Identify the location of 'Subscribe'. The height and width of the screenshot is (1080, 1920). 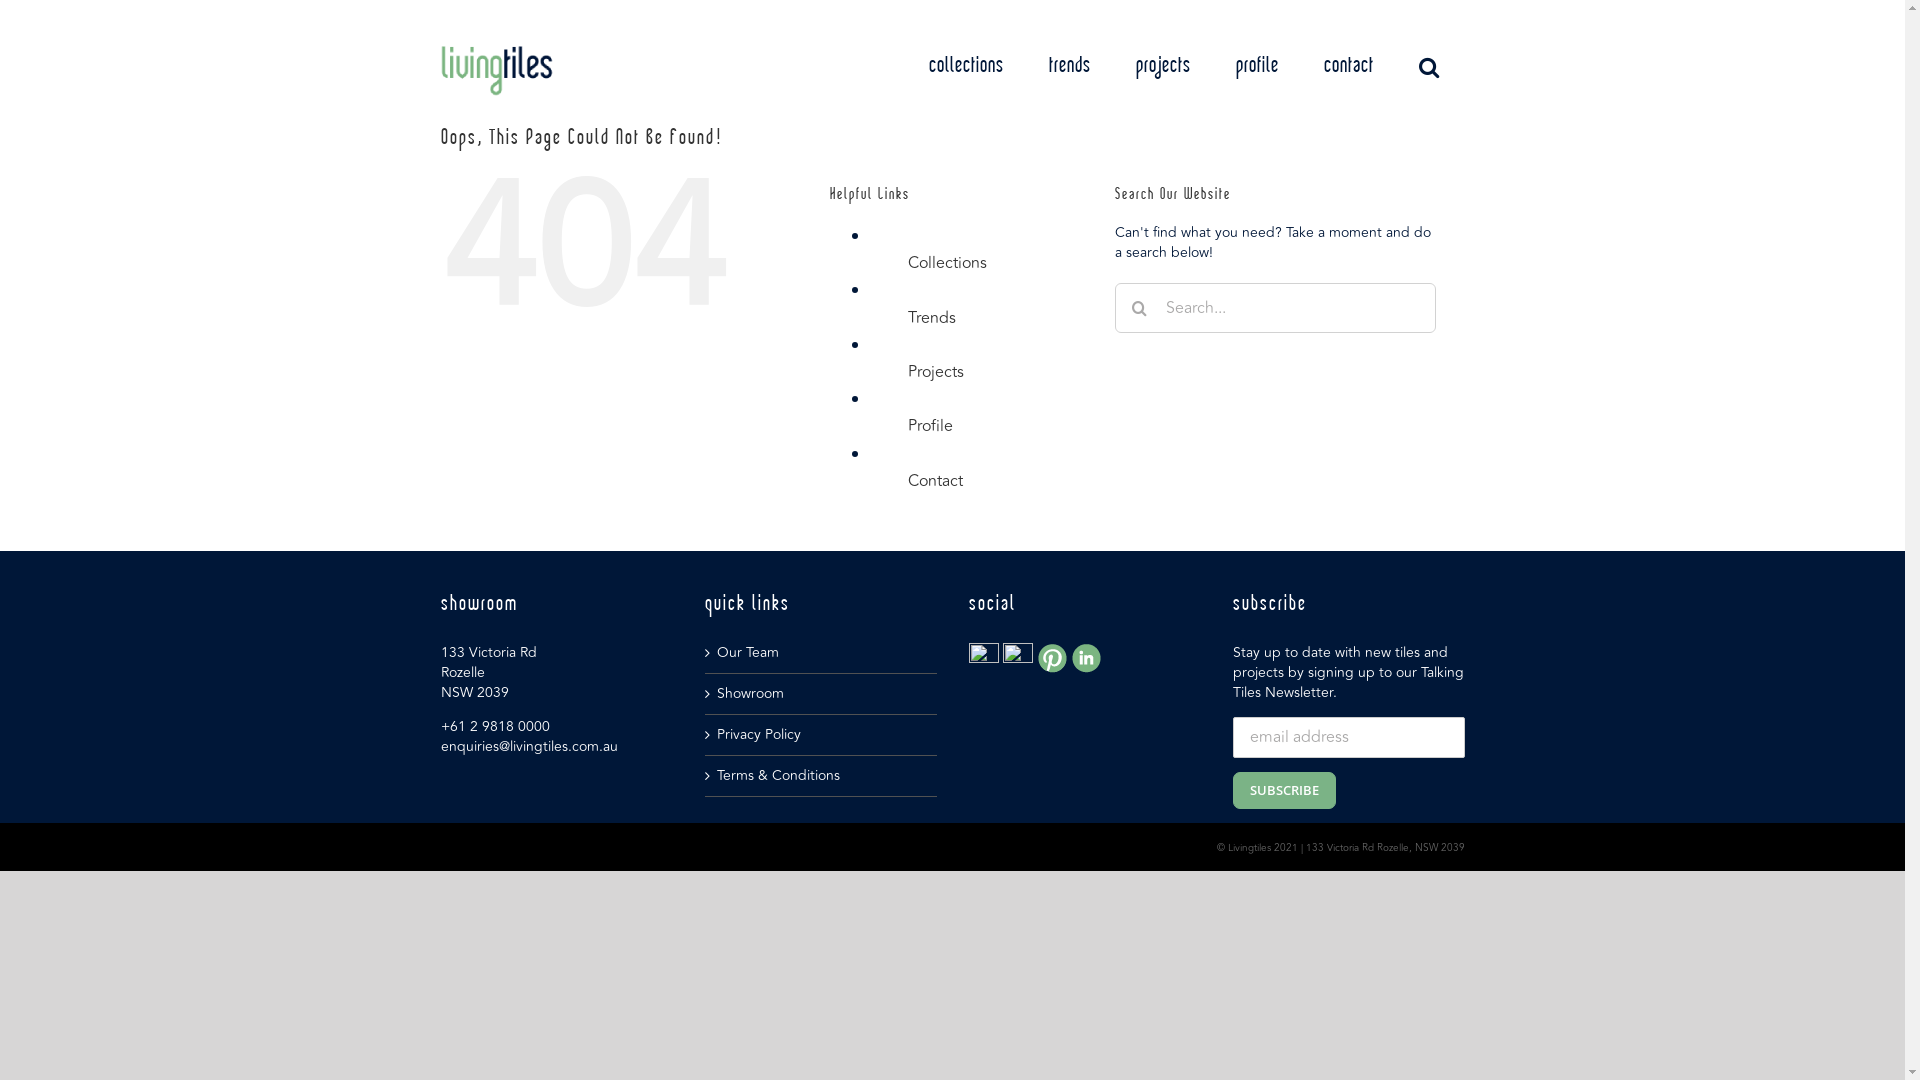
(1231, 789).